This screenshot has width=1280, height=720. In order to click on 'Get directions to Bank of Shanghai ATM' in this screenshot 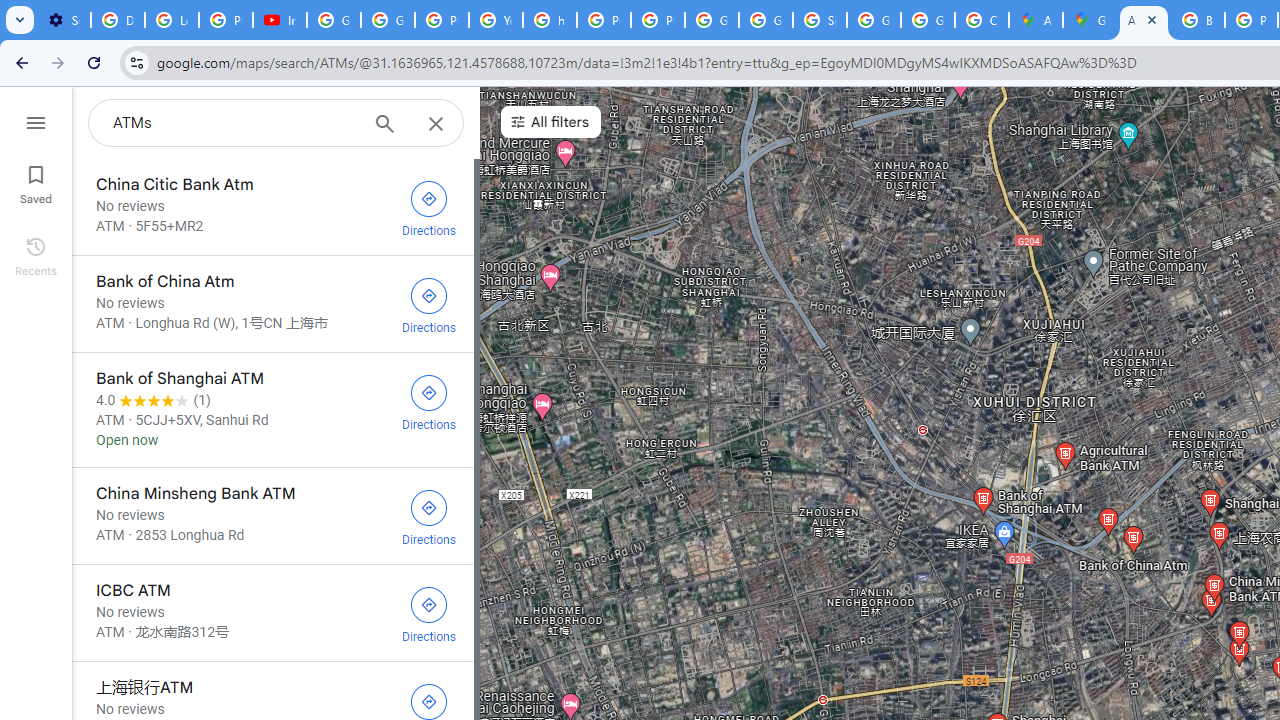, I will do `click(428, 400)`.